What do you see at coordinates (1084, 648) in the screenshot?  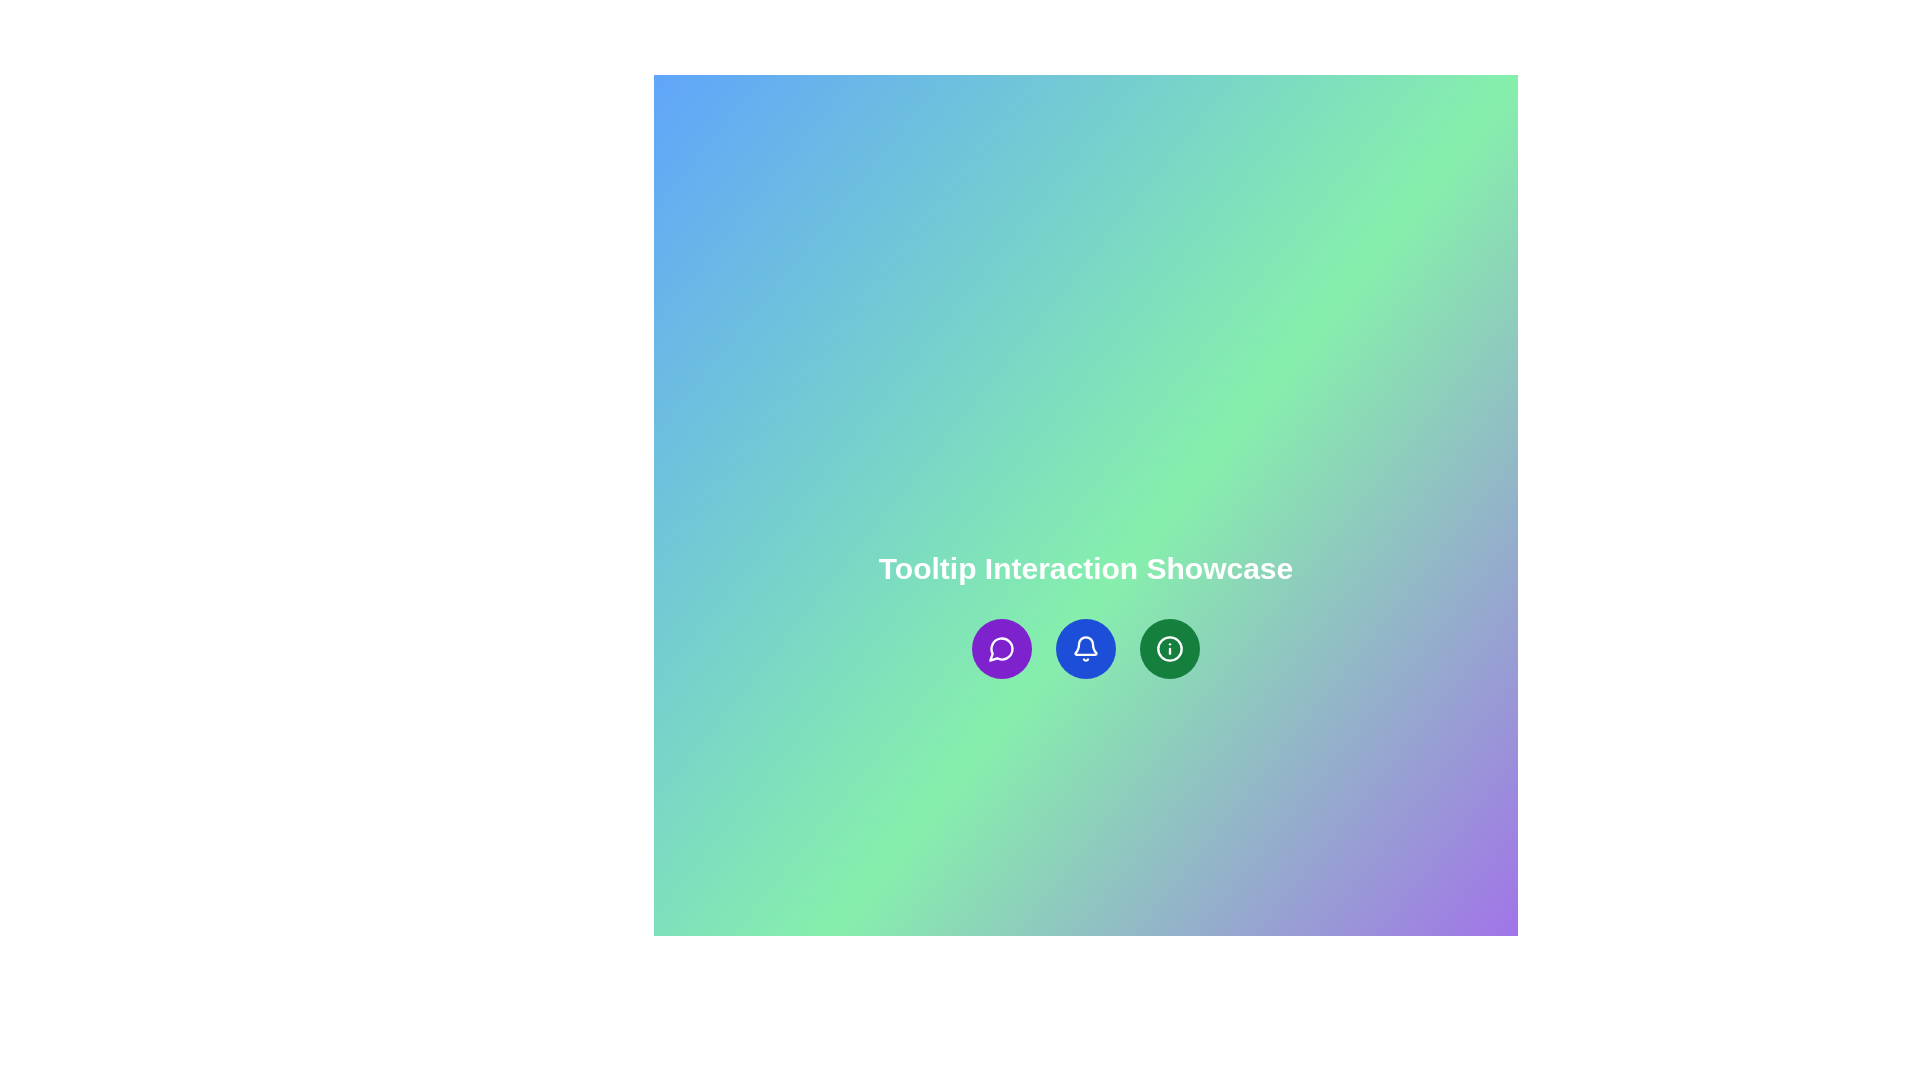 I see `the blue circular notification icon with a white bell symbol, which is the middle icon in a row of three, located directly beneath the 'Tooltip Interaction Showcase' heading` at bounding box center [1084, 648].